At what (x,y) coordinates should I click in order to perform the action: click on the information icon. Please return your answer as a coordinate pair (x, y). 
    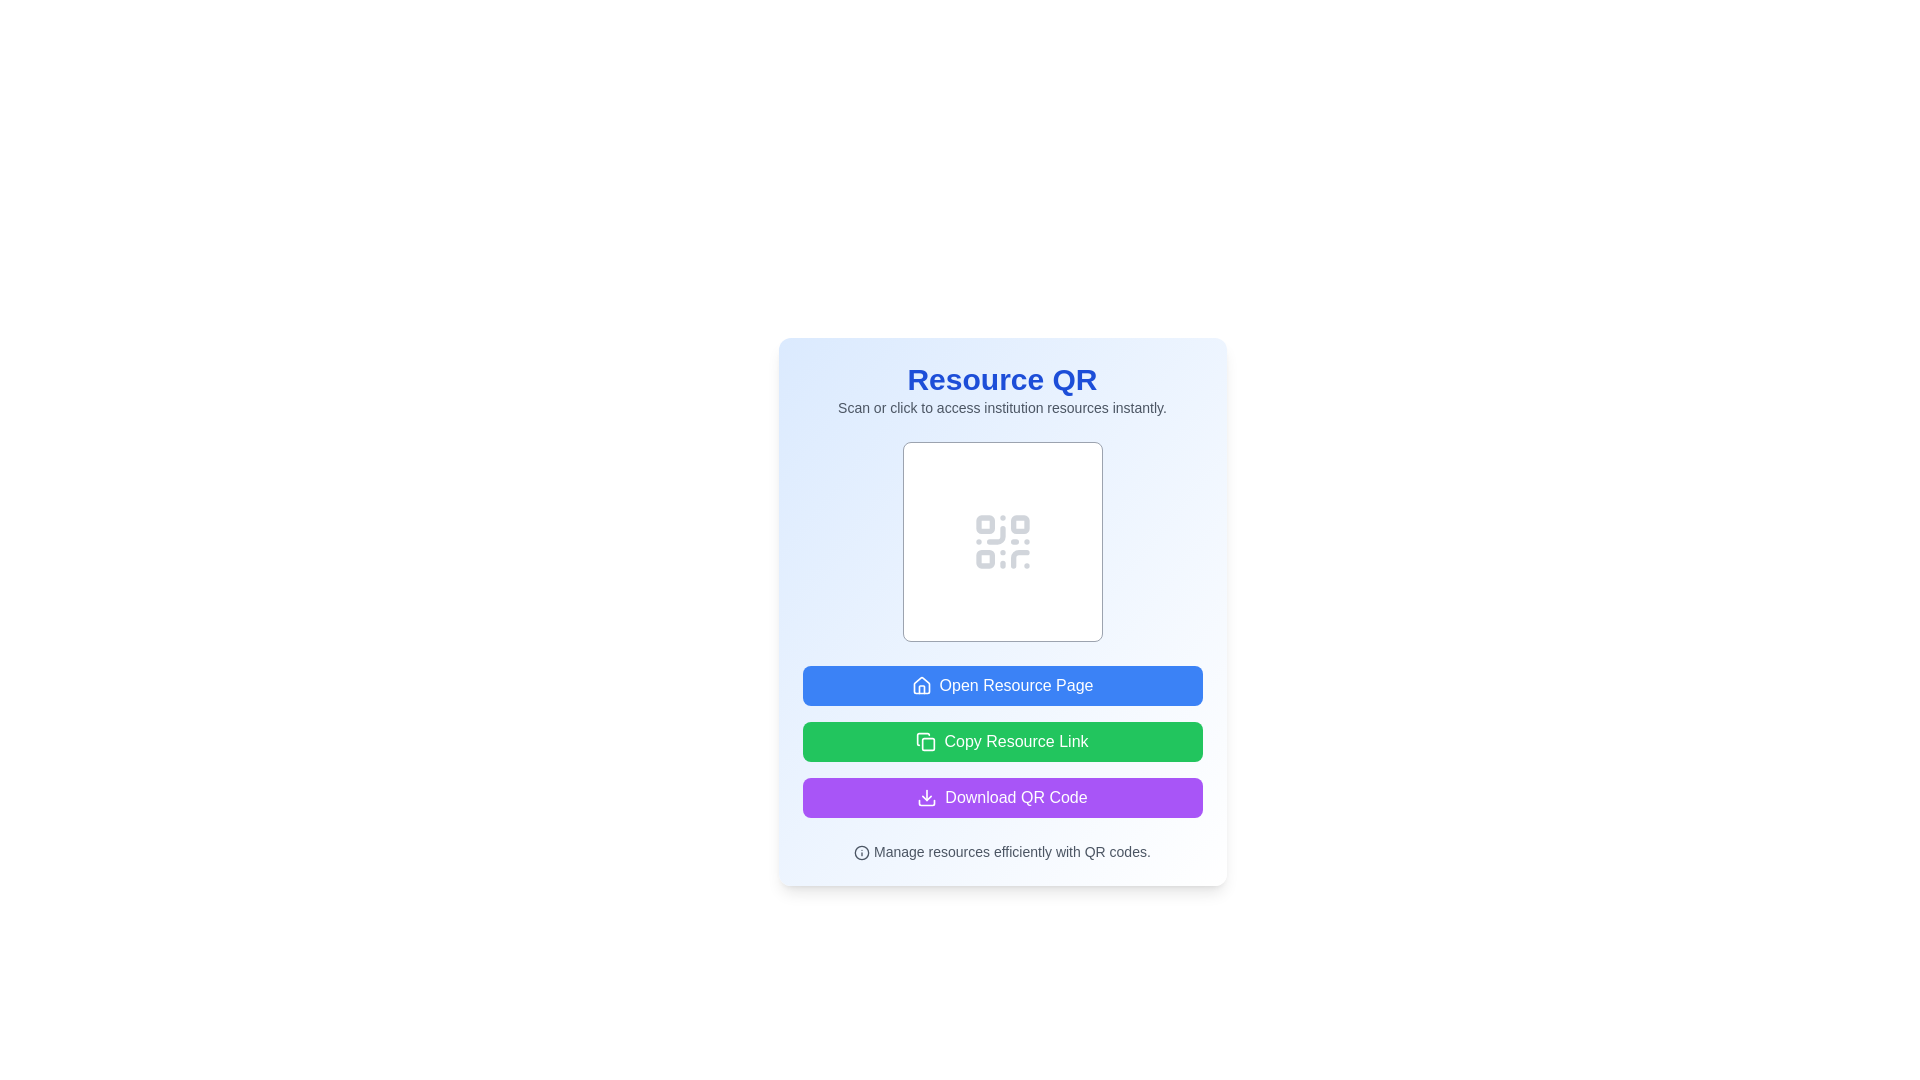
    Looking at the image, I should click on (862, 853).